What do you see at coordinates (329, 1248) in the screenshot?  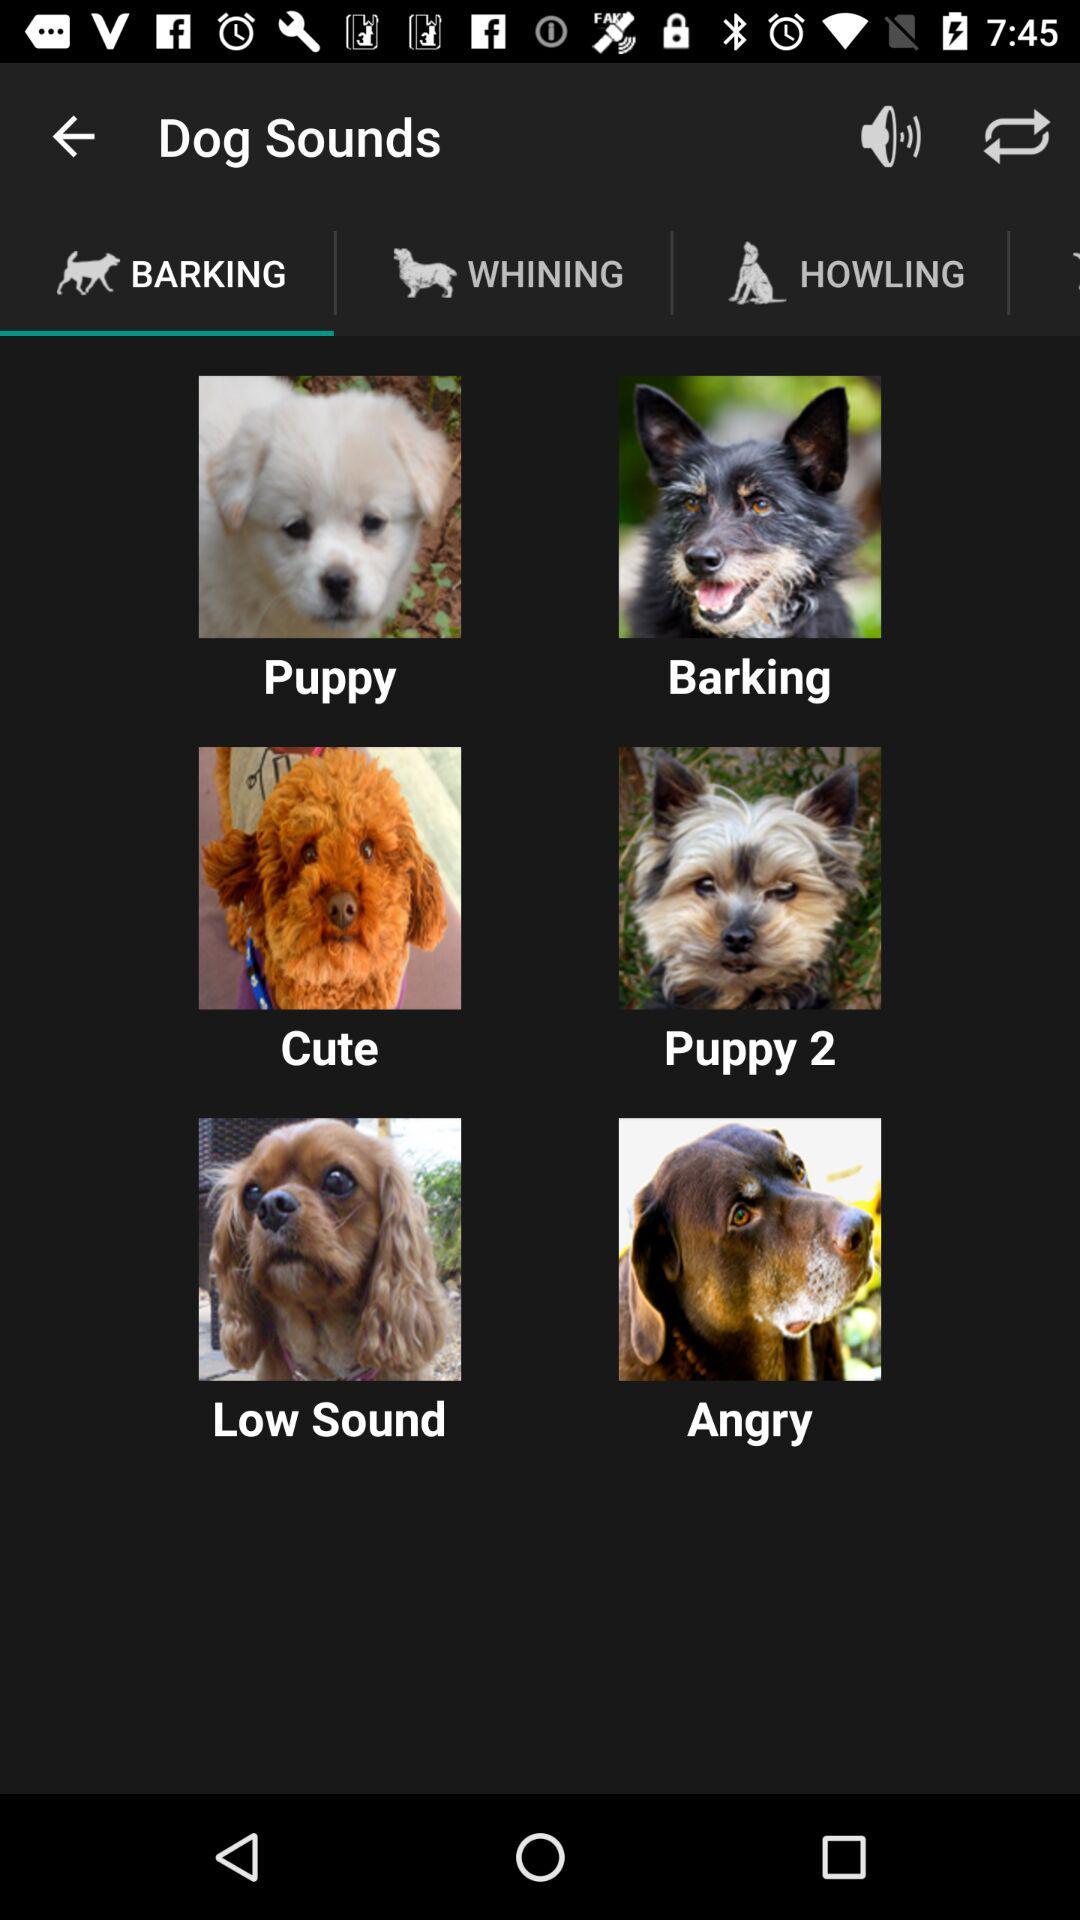 I see `sound` at bounding box center [329, 1248].